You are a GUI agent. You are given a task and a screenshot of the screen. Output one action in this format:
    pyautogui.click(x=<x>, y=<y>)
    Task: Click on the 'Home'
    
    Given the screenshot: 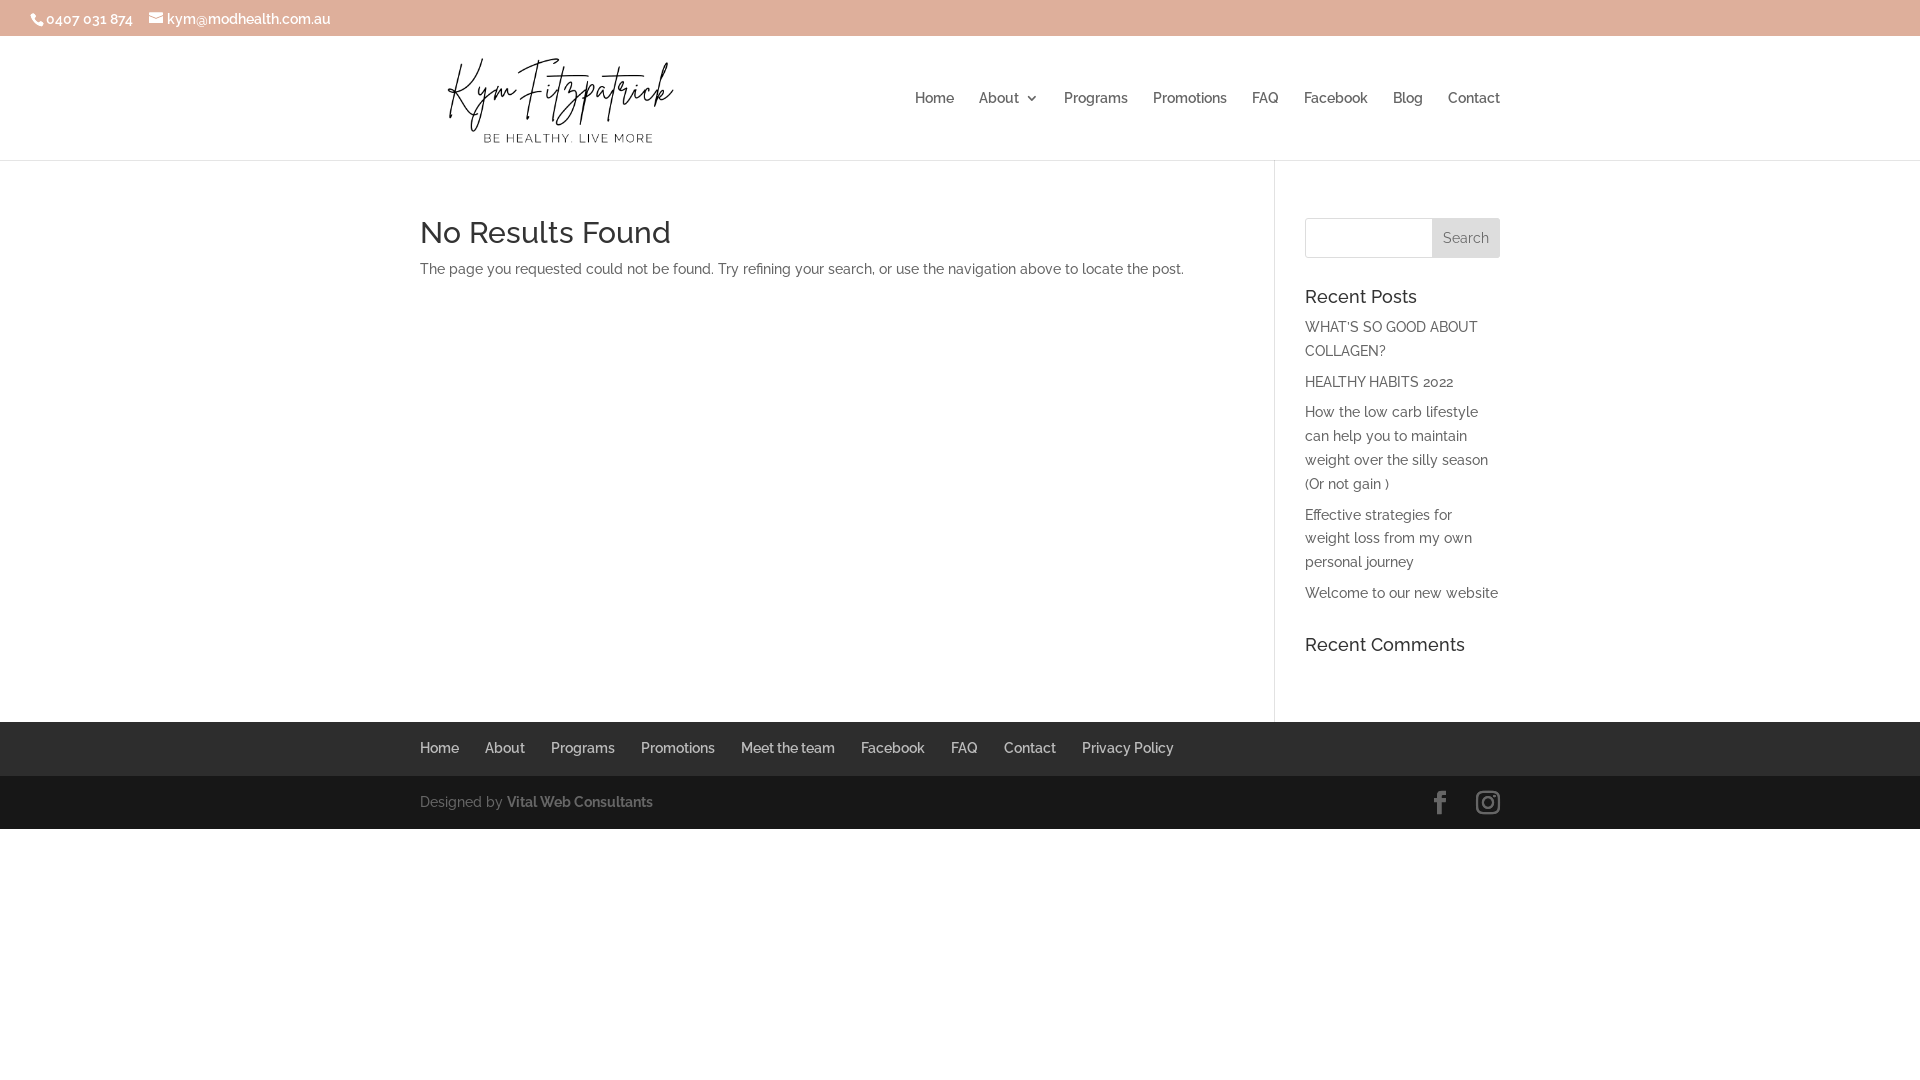 What is the action you would take?
    pyautogui.click(x=438, y=748)
    